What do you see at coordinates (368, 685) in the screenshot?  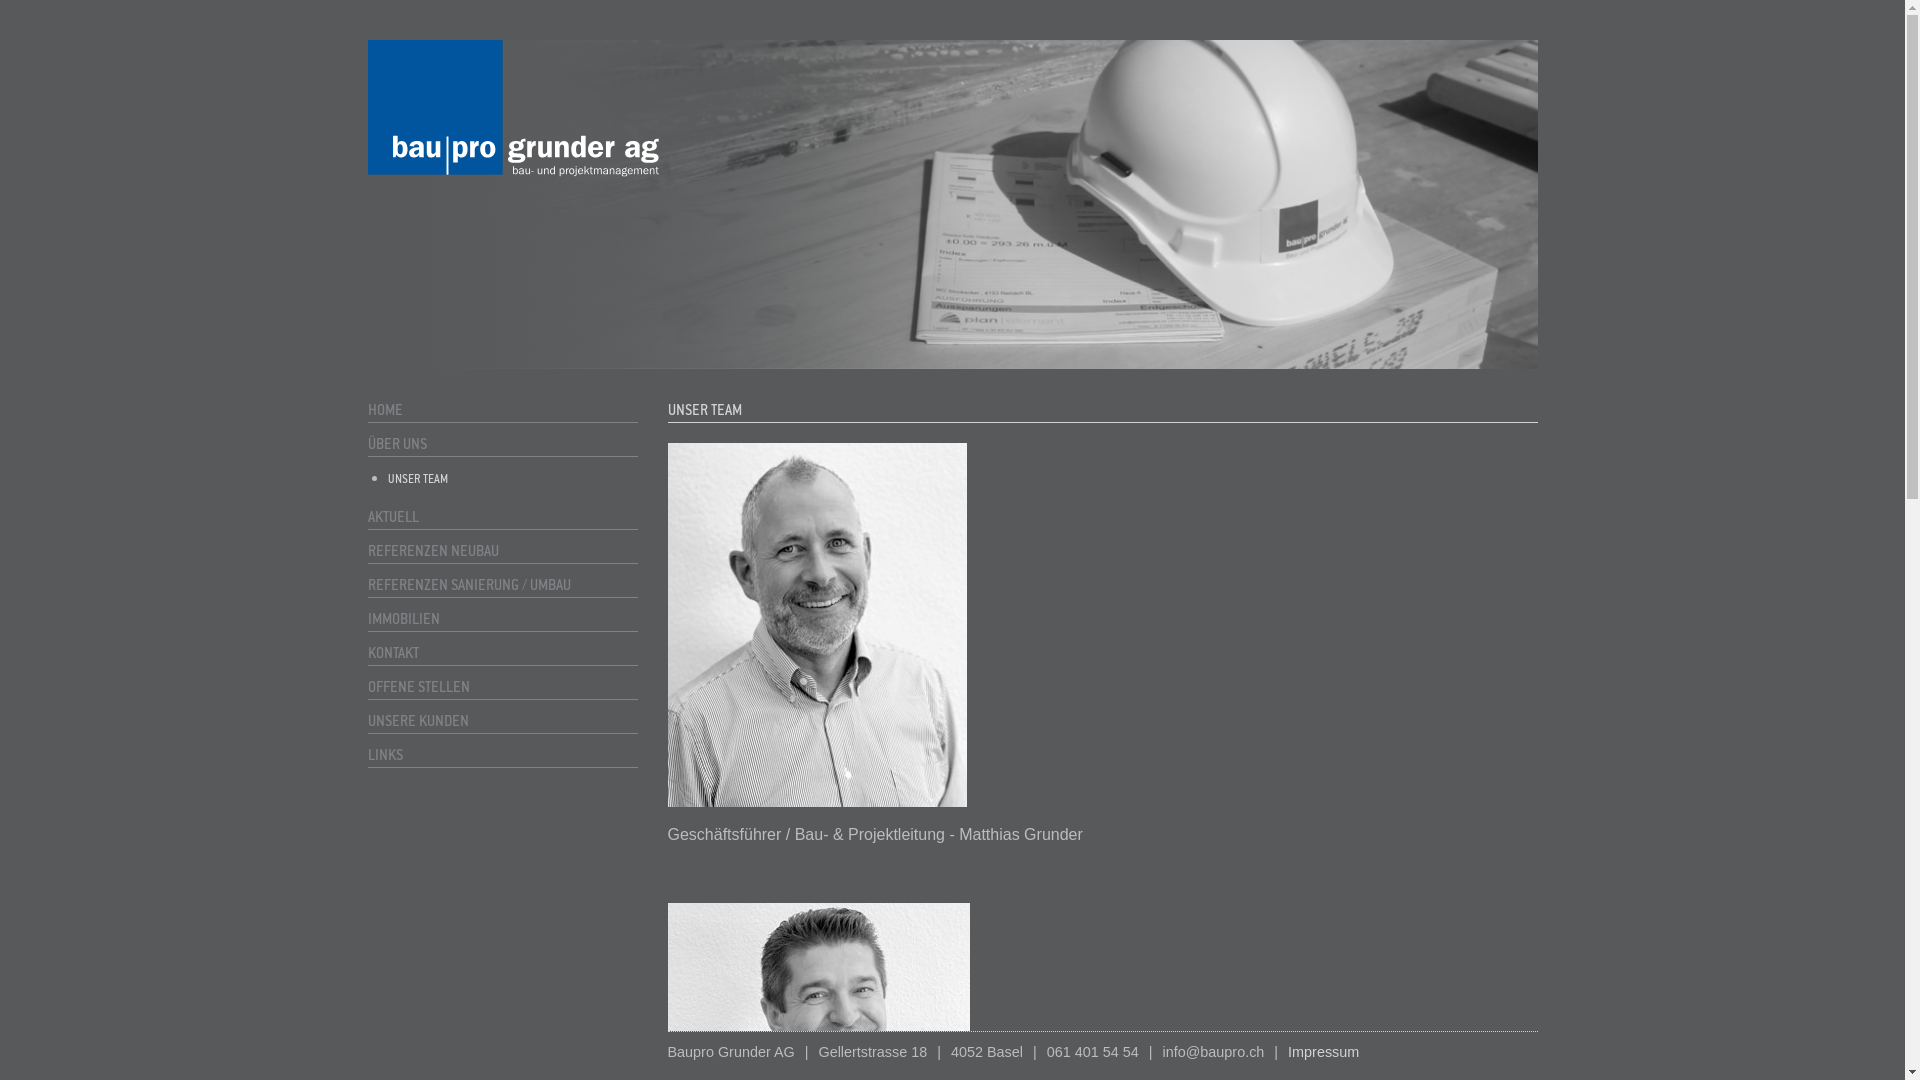 I see `'OFFENE STELLEN'` at bounding box center [368, 685].